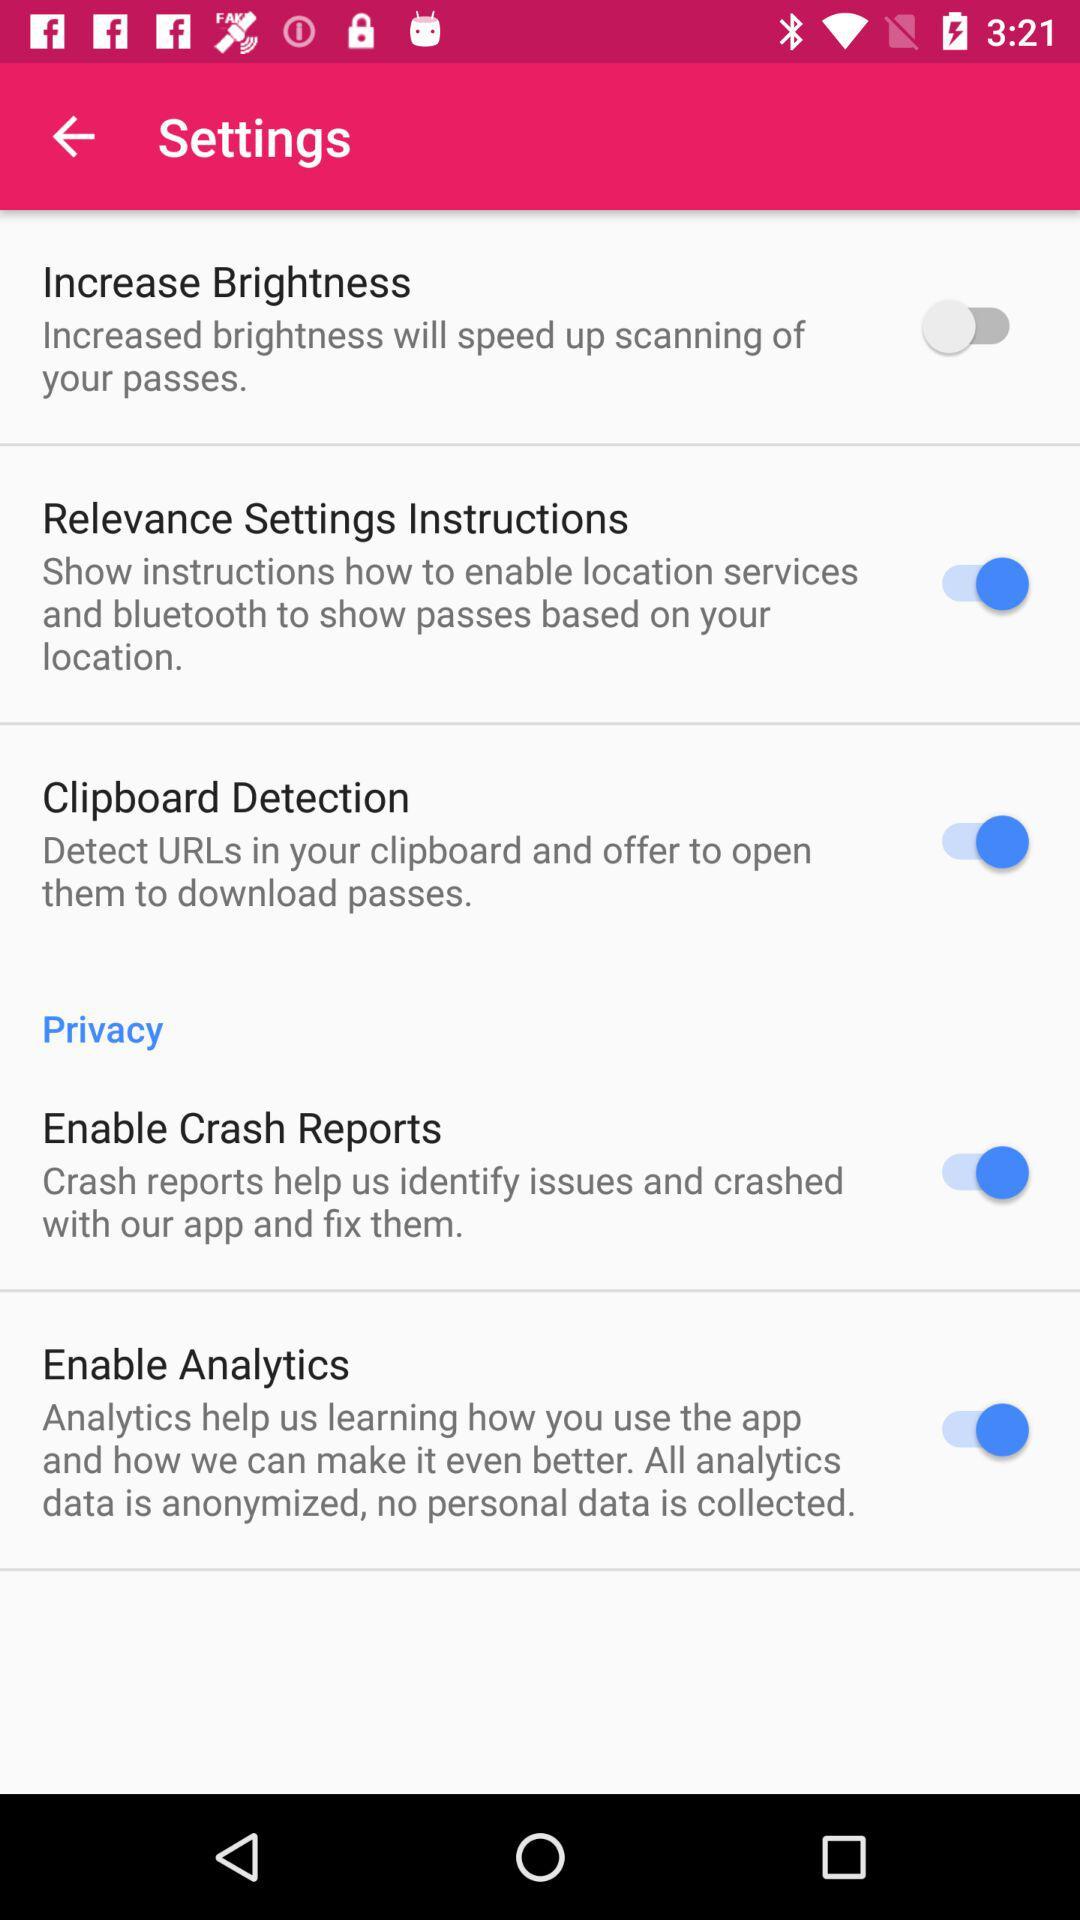 The width and height of the screenshot is (1080, 1920). I want to click on the icon above the analytics help us icon, so click(196, 1361).